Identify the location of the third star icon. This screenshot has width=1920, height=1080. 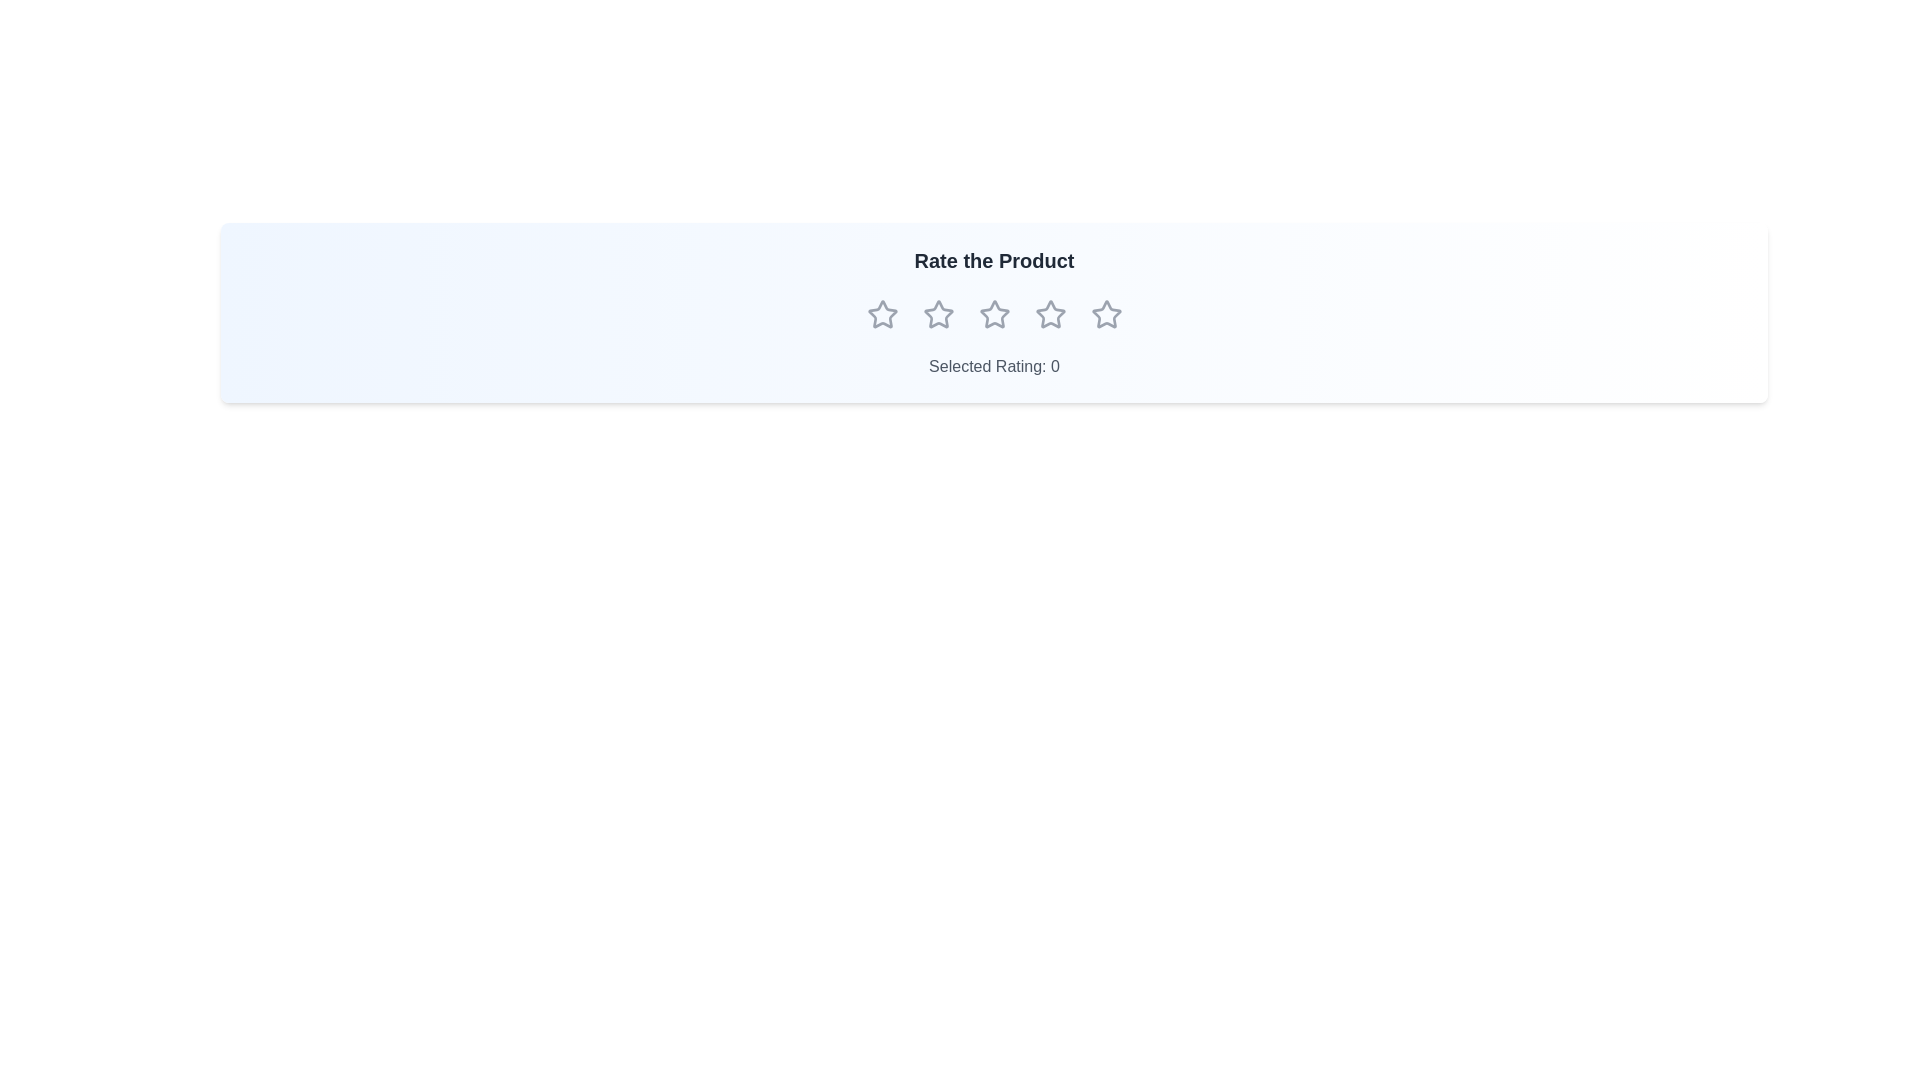
(1049, 314).